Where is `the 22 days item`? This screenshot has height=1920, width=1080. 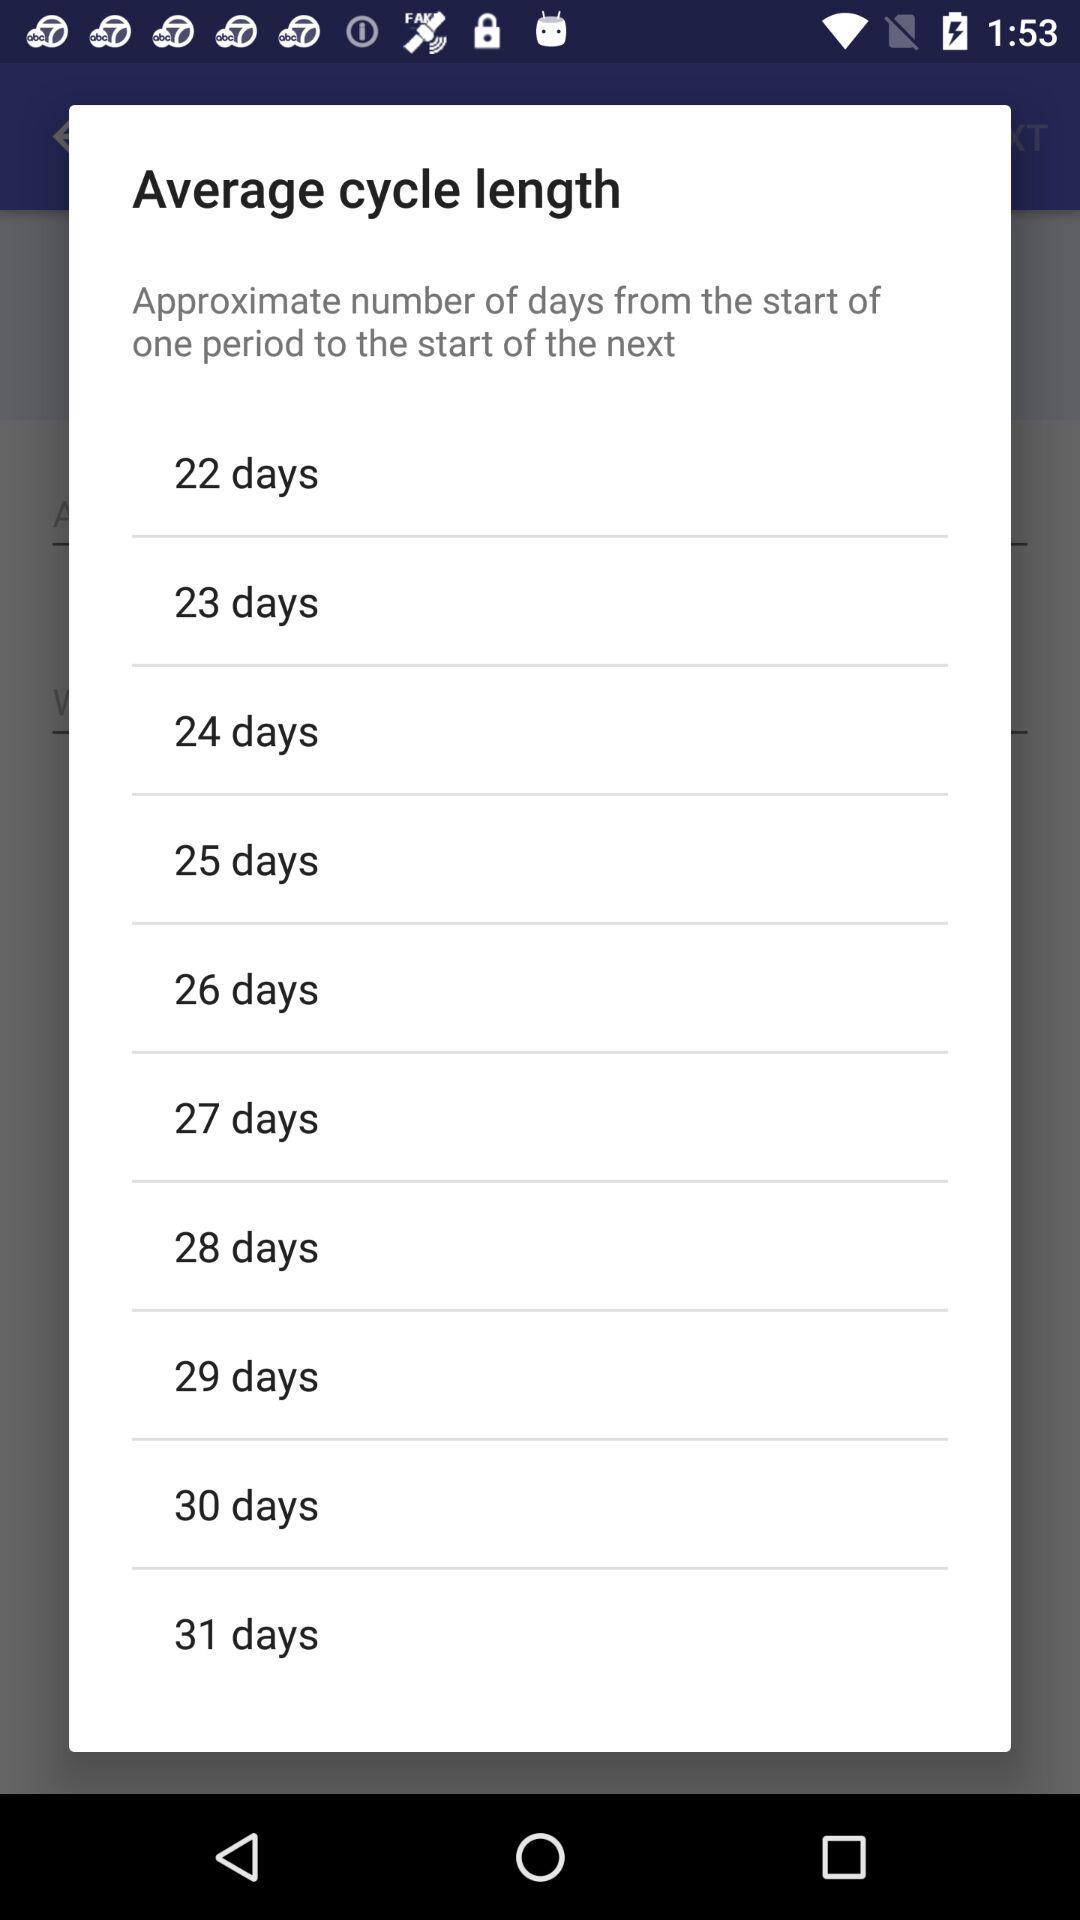 the 22 days item is located at coordinates (540, 470).